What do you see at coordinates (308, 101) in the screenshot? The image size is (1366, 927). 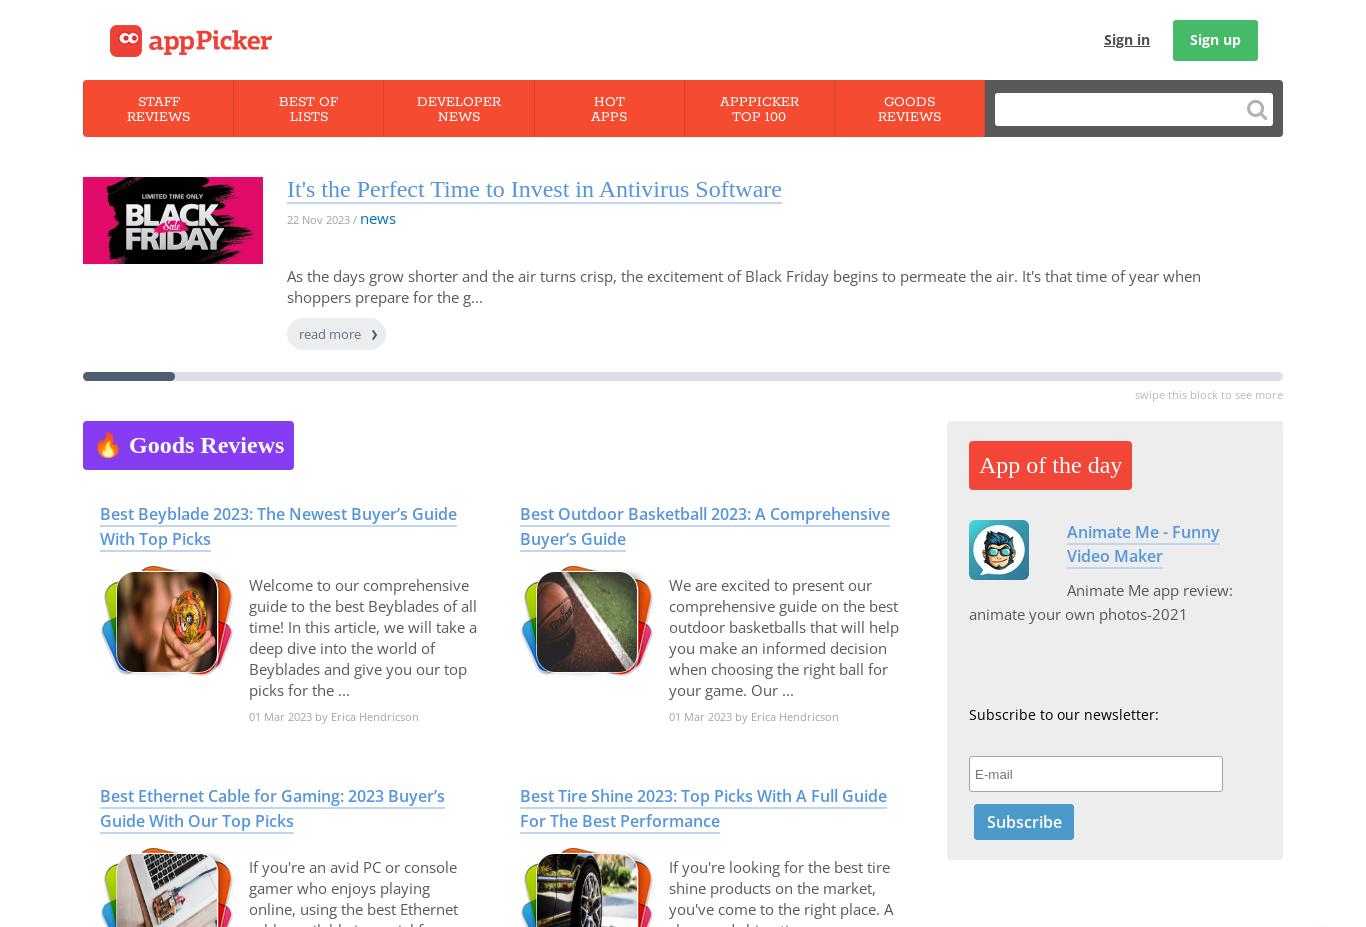 I see `'Best Of'` at bounding box center [308, 101].